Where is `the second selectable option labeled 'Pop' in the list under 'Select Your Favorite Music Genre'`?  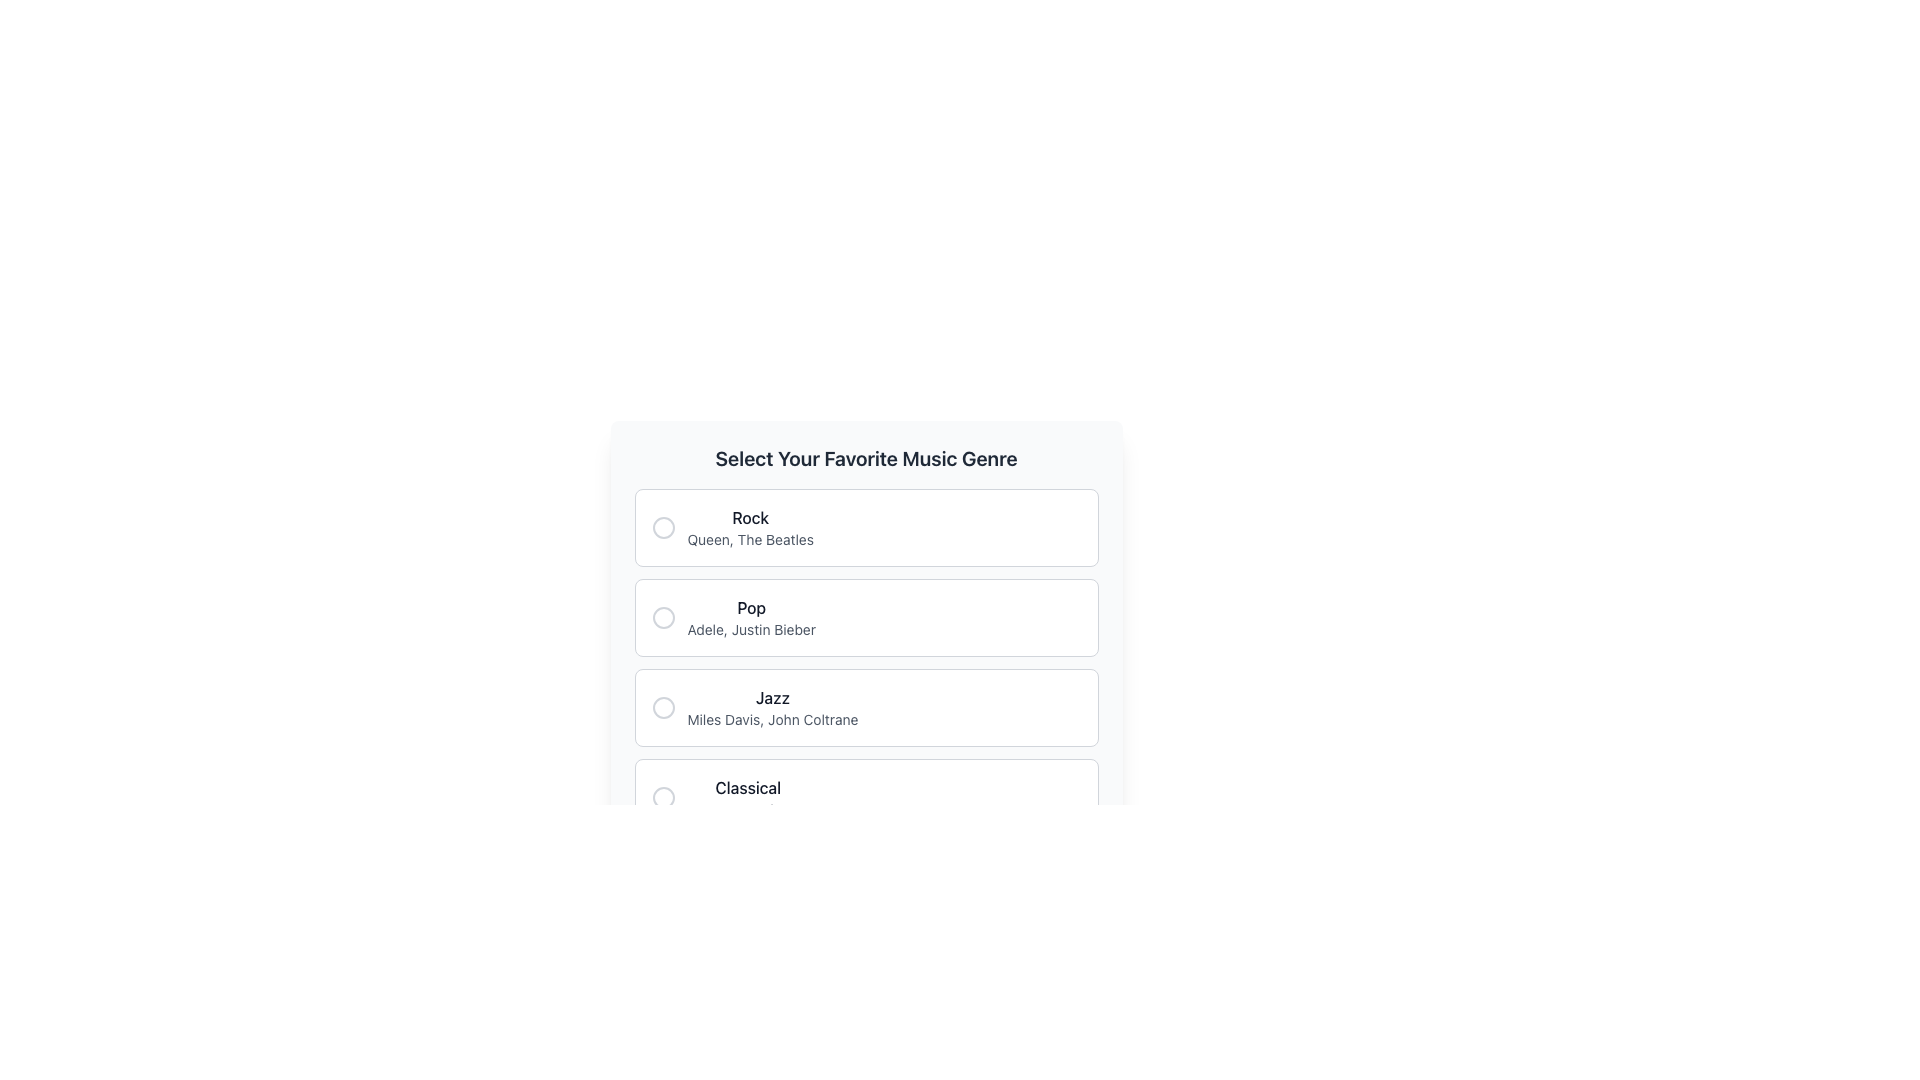
the second selectable option labeled 'Pop' in the list under 'Select Your Favorite Music Genre' is located at coordinates (866, 640).